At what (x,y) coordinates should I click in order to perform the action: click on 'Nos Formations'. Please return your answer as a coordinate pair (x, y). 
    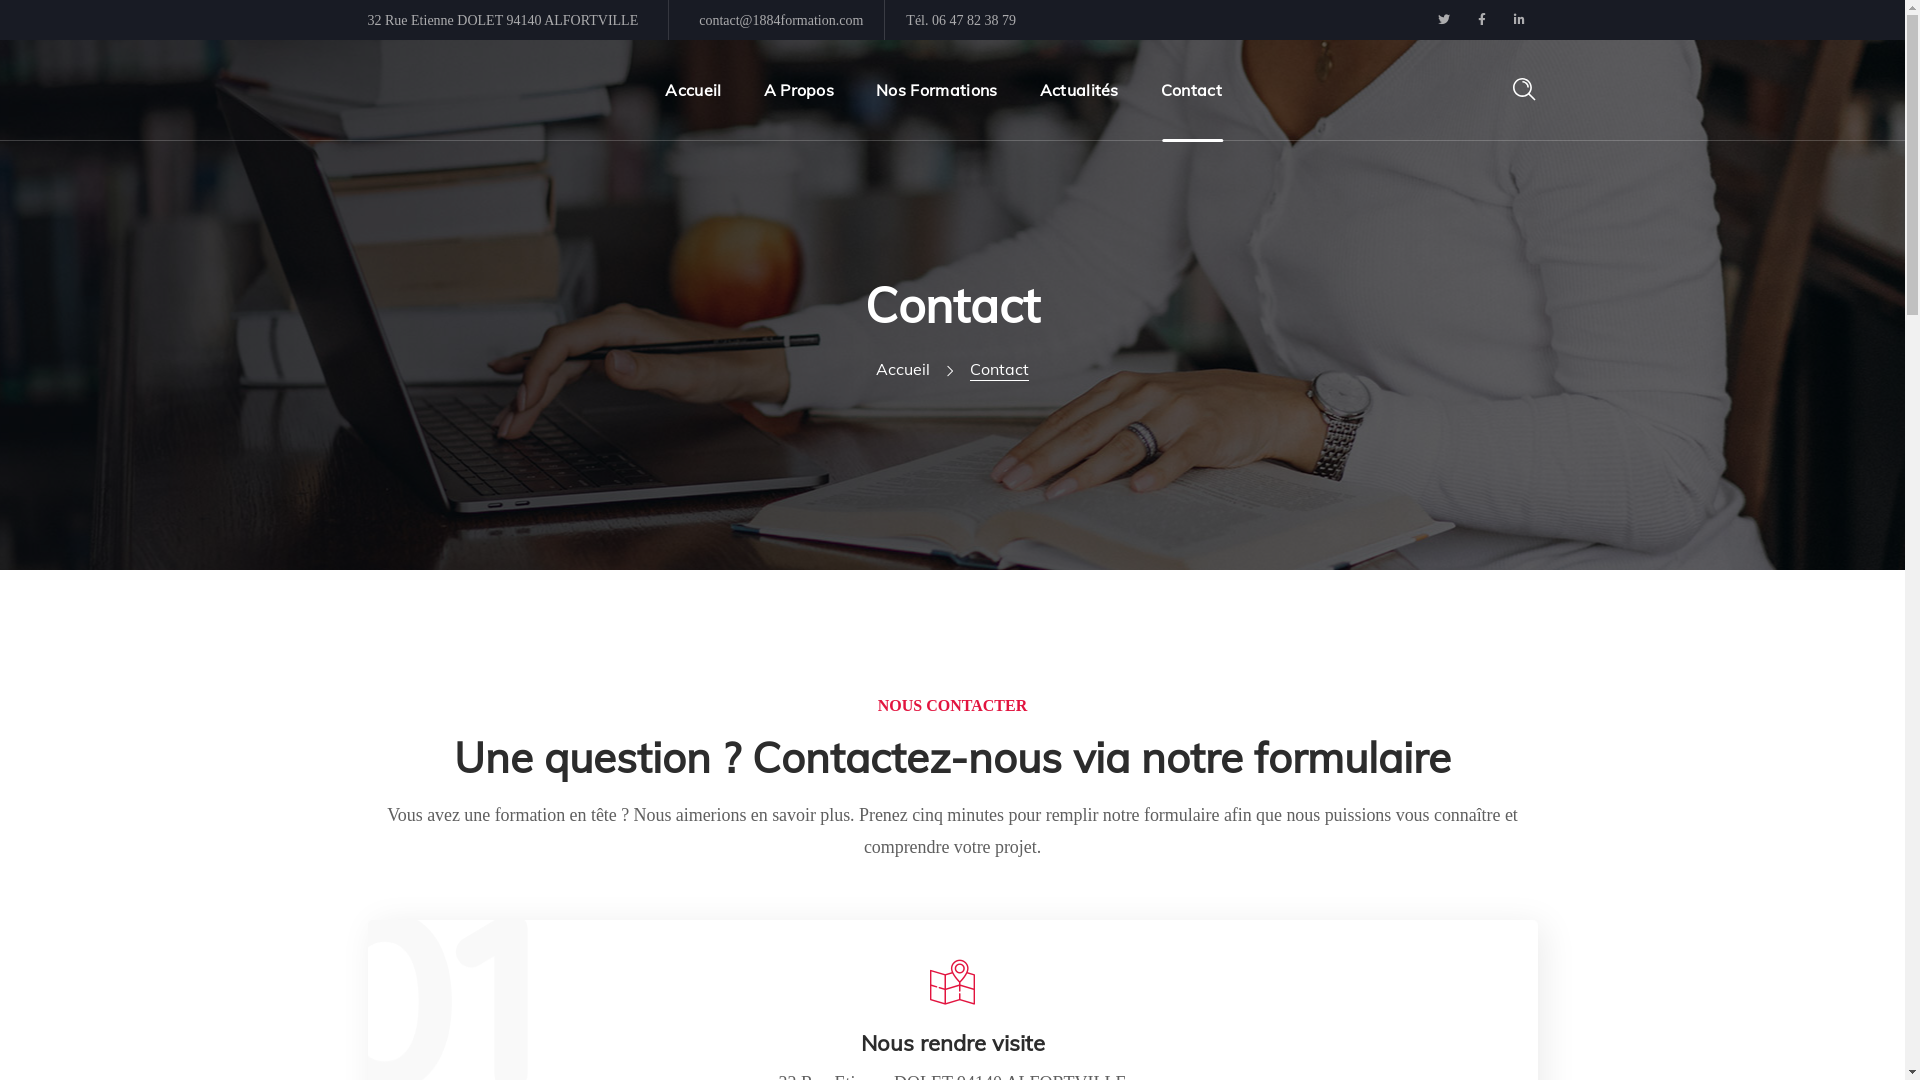
    Looking at the image, I should click on (935, 88).